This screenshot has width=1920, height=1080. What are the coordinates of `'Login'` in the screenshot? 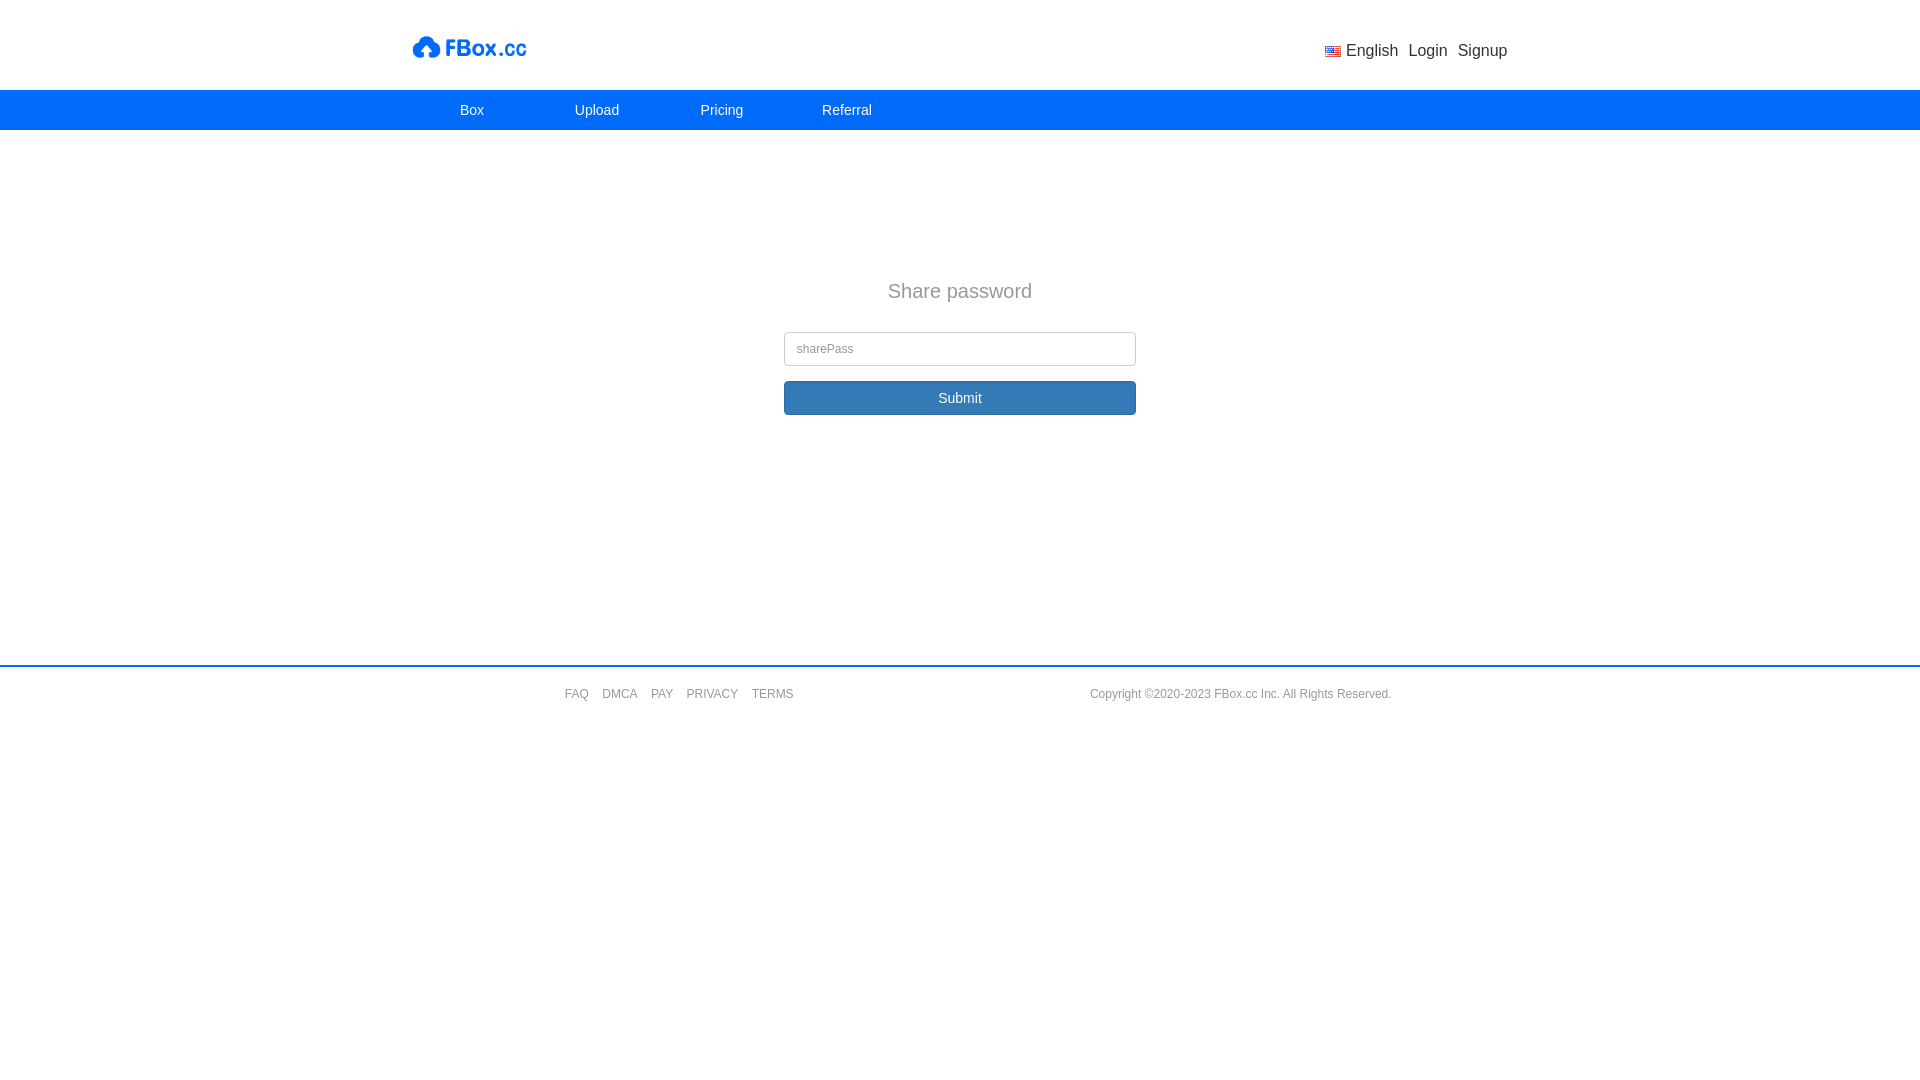 It's located at (1408, 49).